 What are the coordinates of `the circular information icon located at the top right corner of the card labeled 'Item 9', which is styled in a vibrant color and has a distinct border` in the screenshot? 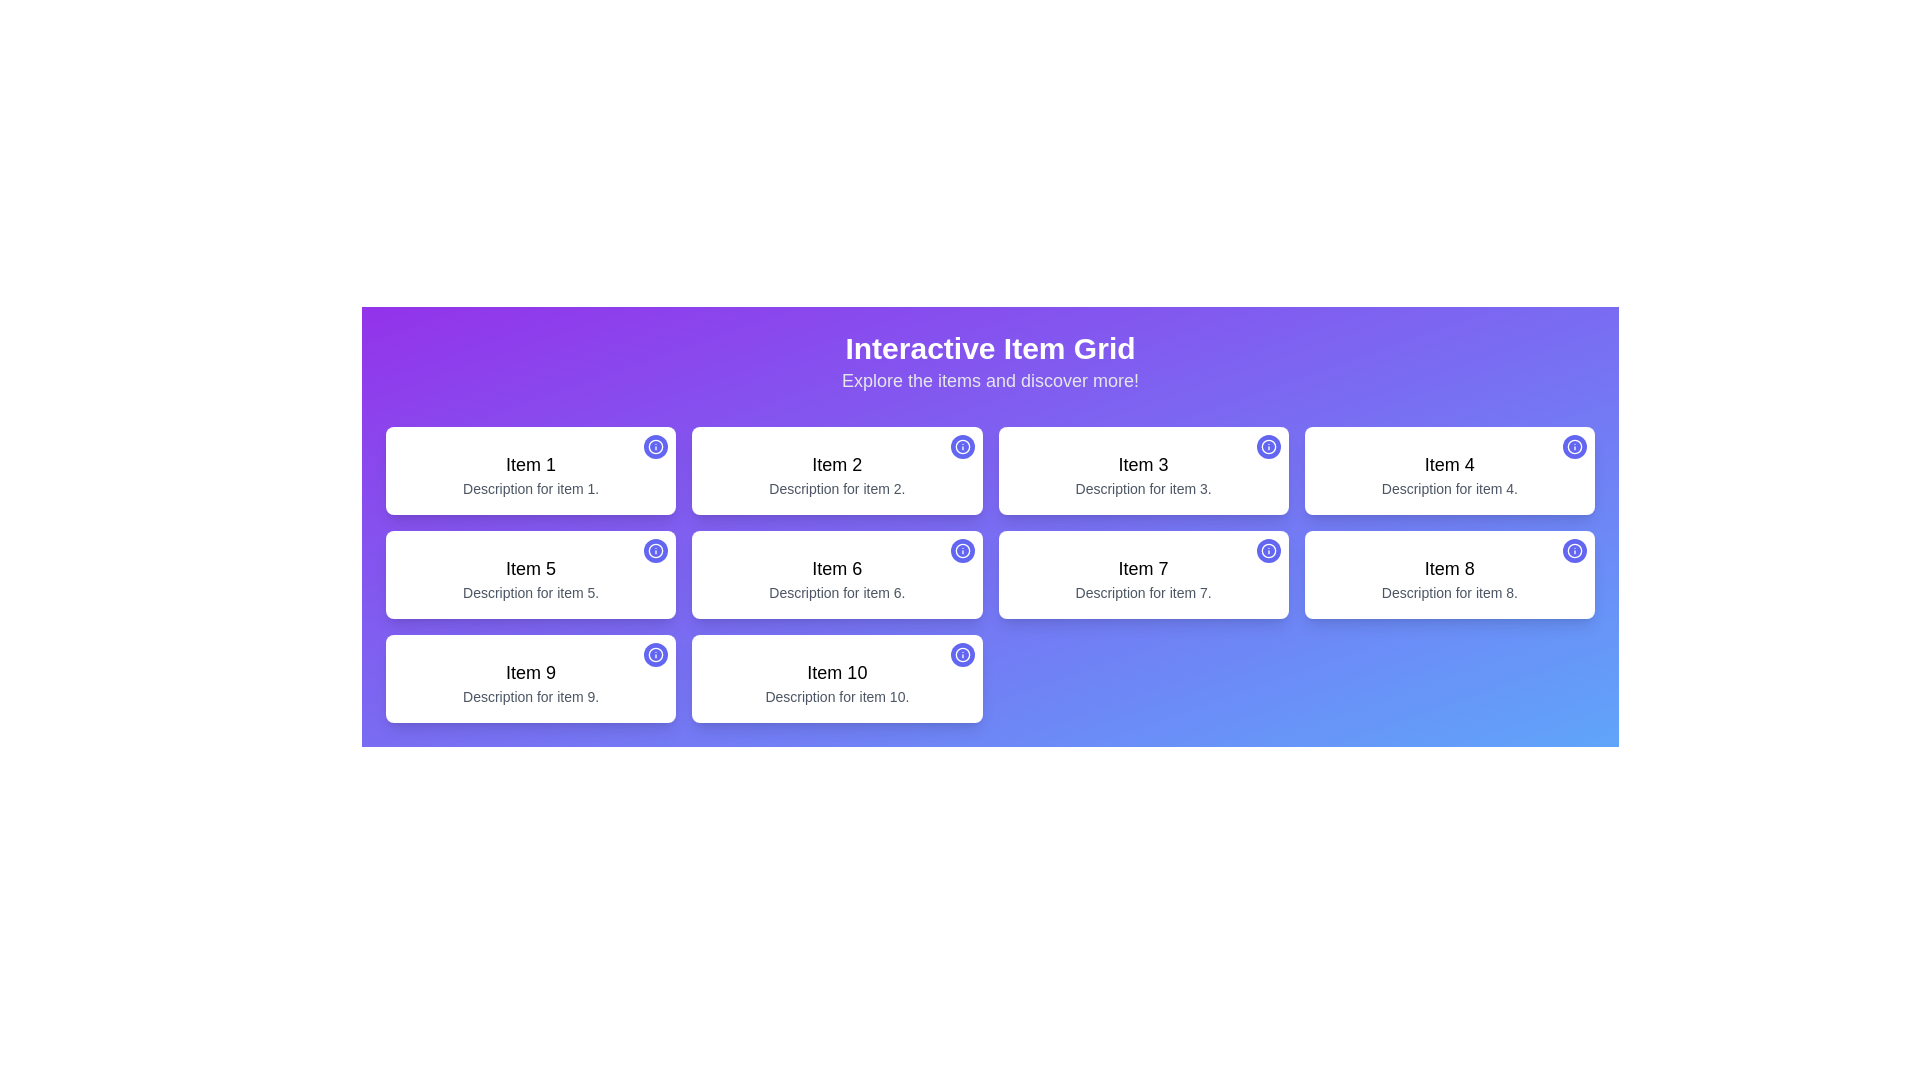 It's located at (656, 655).